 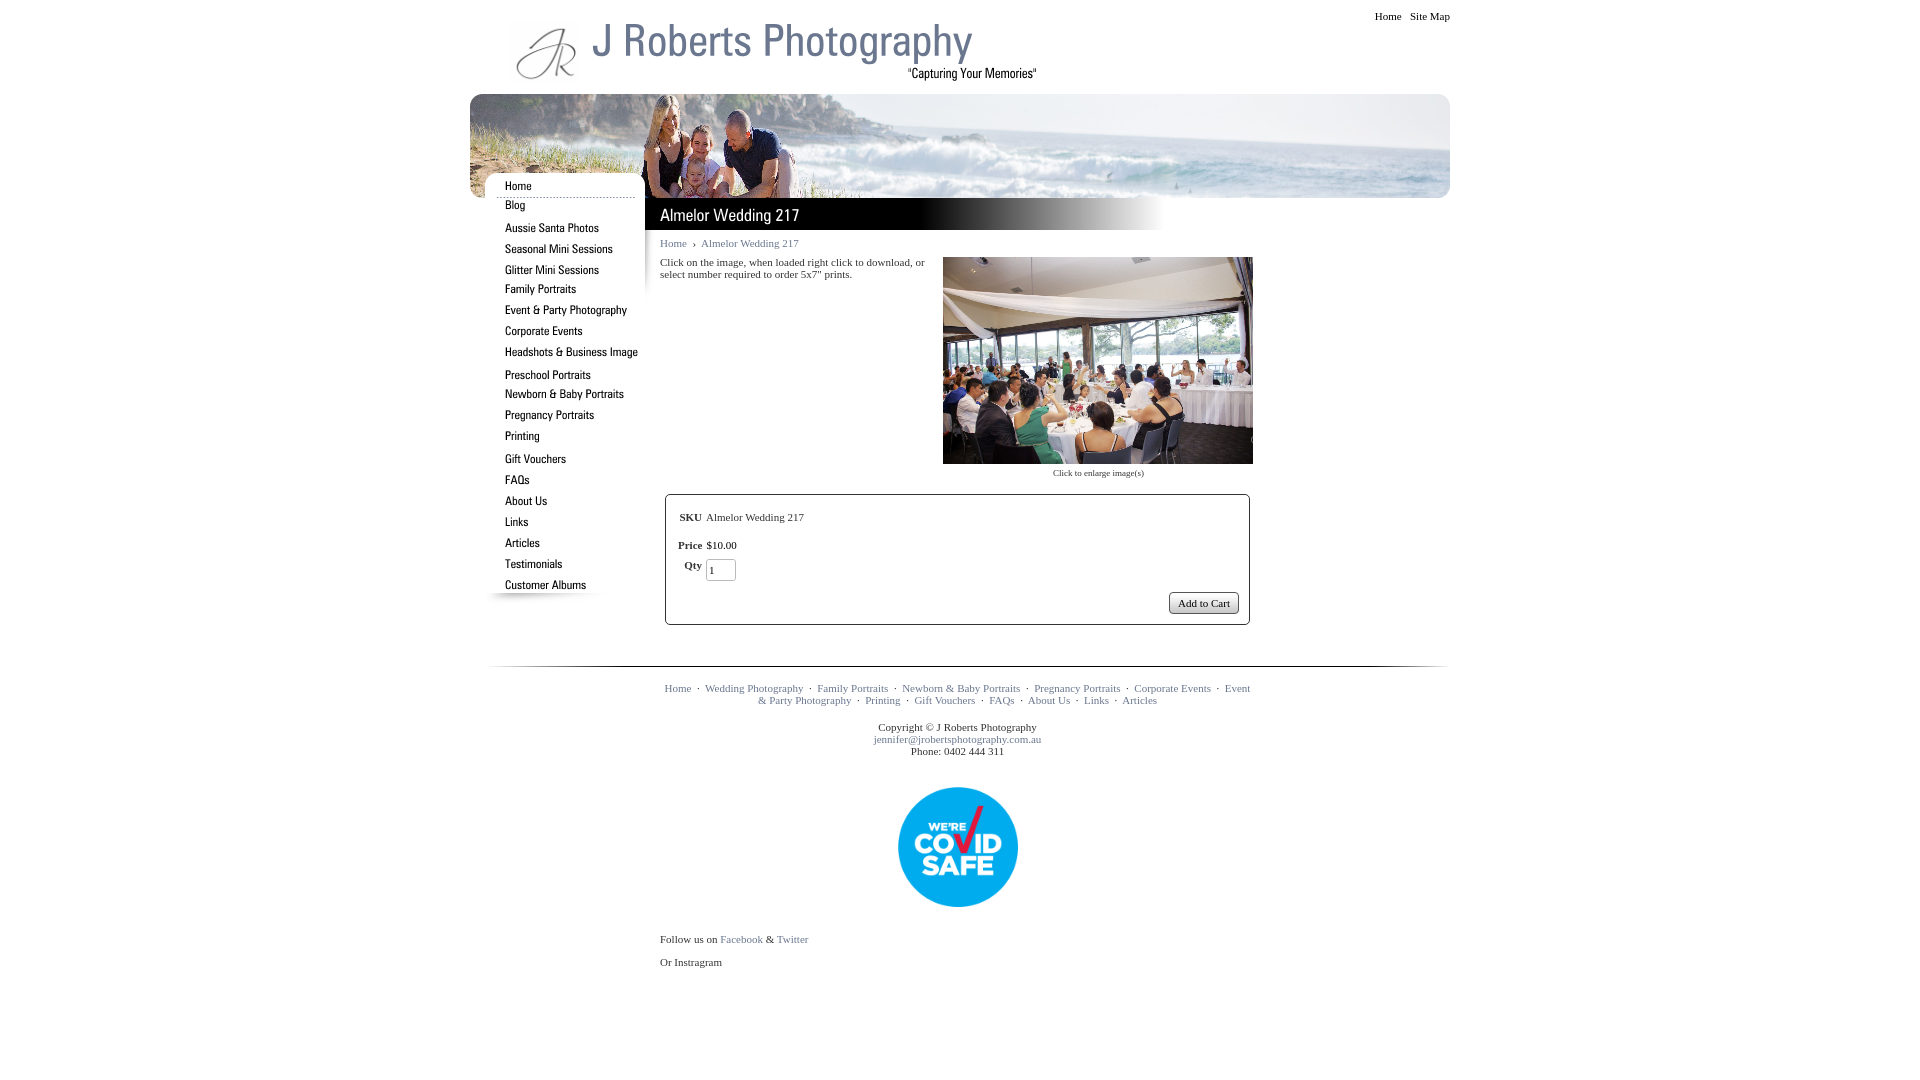 I want to click on 'Add to Cart', so click(x=1203, y=601).